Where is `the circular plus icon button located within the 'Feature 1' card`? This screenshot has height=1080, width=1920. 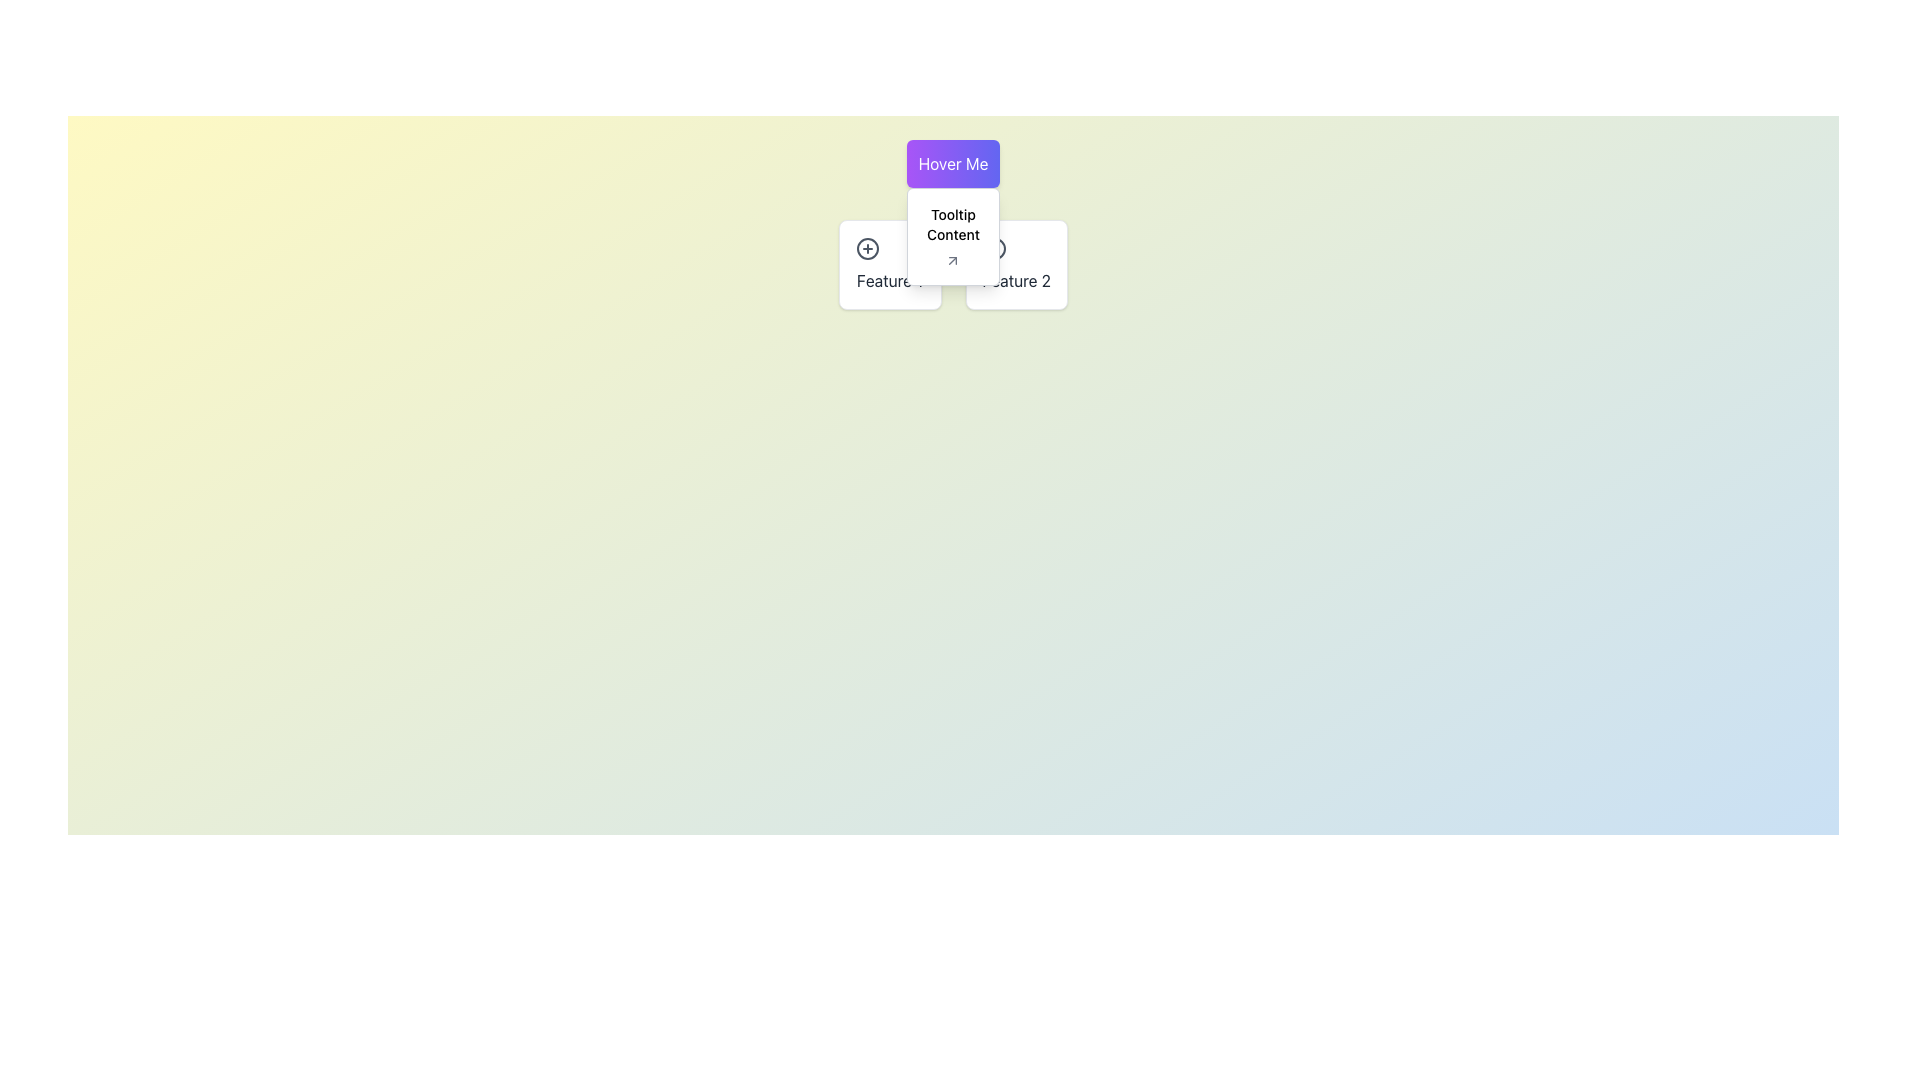
the circular plus icon button located within the 'Feature 1' card is located at coordinates (867, 248).